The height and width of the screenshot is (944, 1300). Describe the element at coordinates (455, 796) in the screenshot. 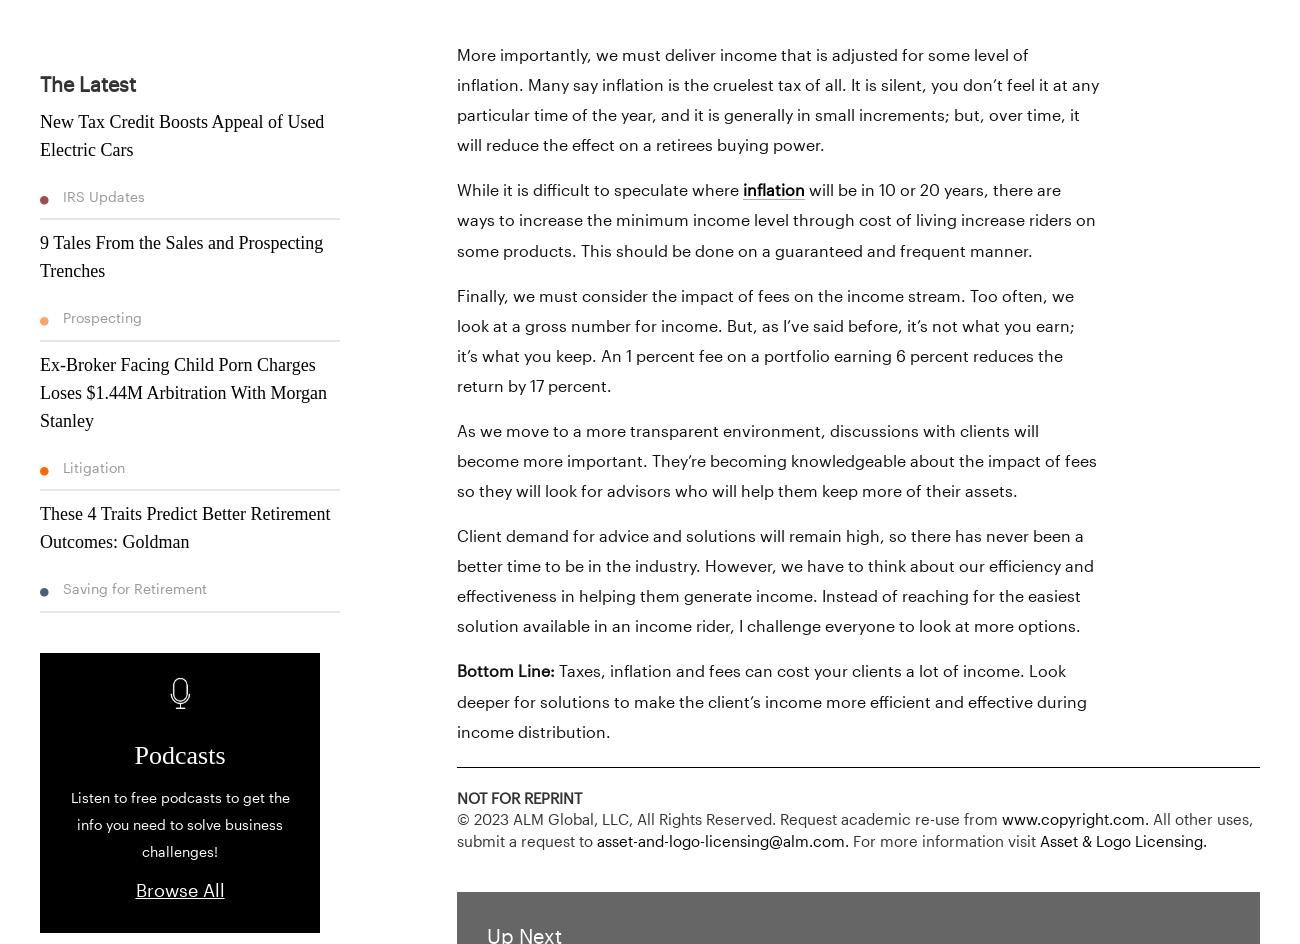

I see `'NOT FOR REPRINT'` at that location.